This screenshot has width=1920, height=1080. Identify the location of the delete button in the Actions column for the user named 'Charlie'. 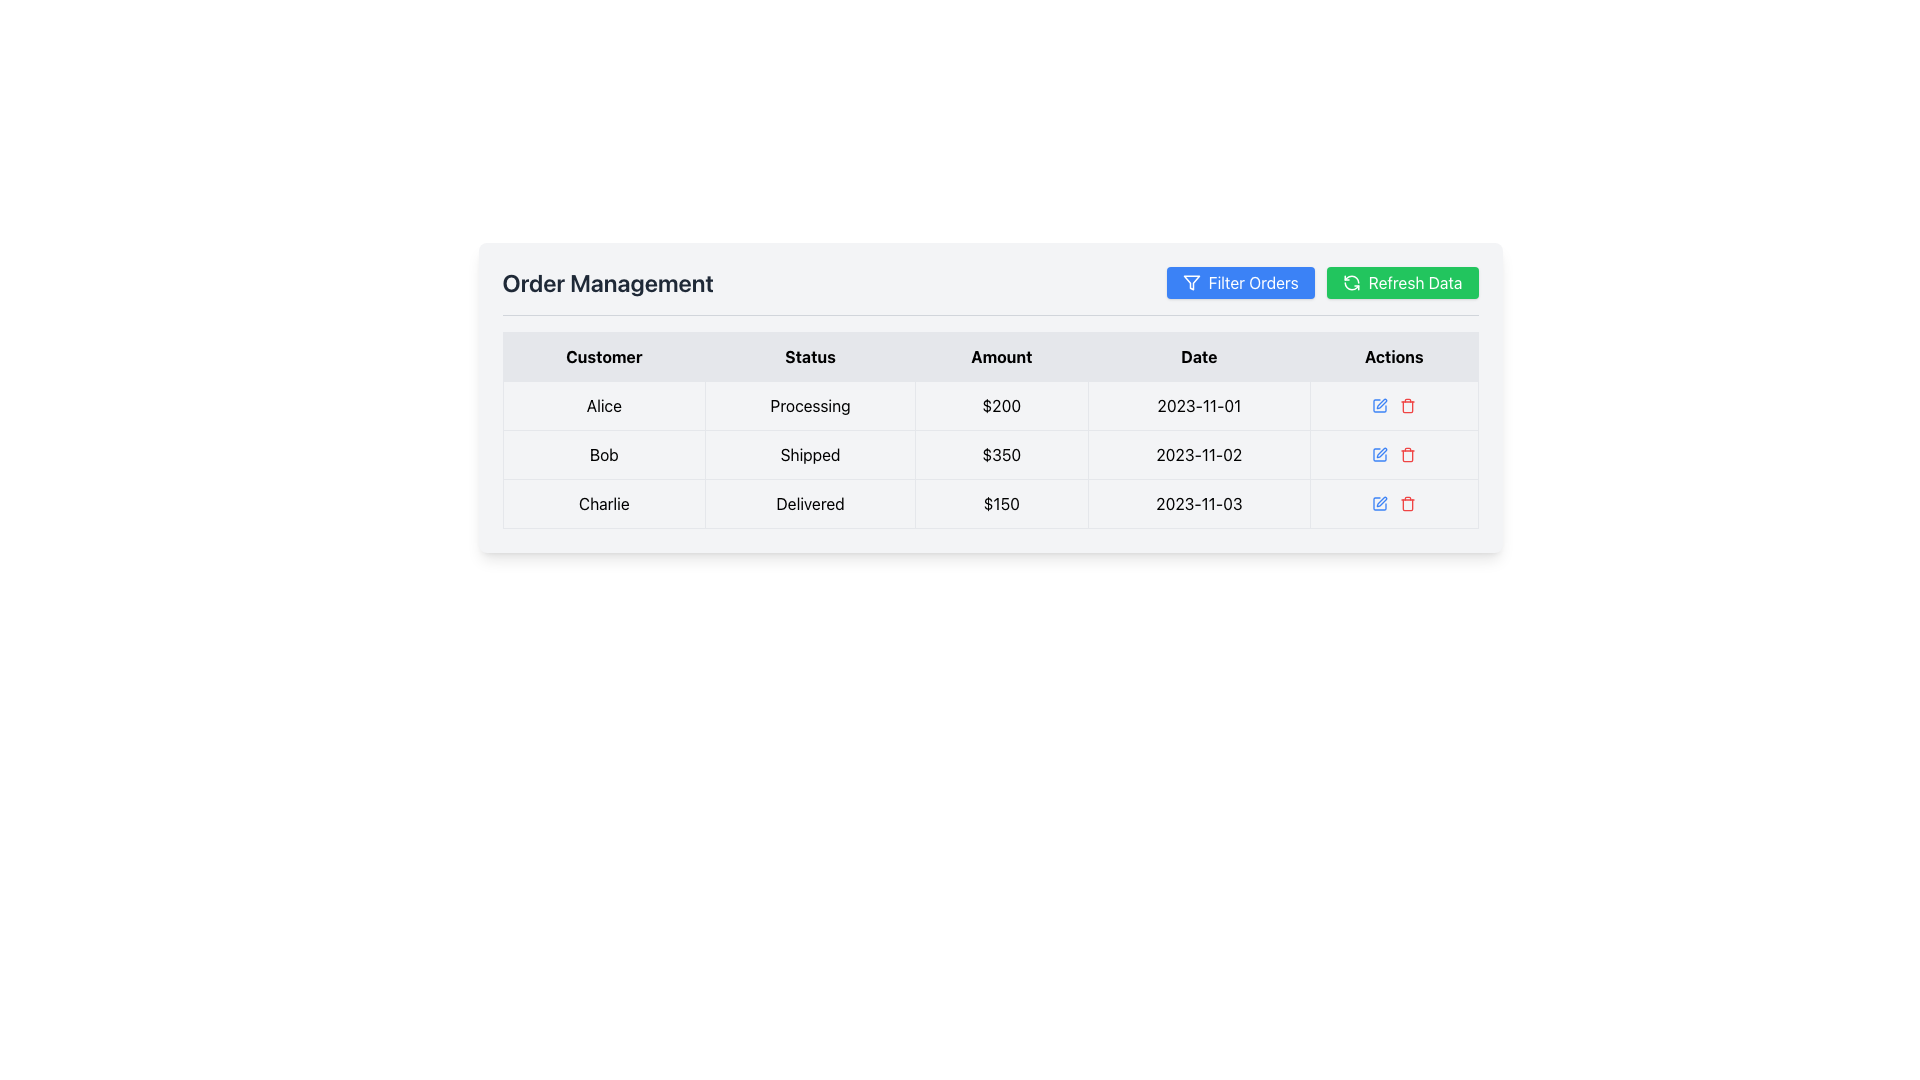
(1407, 503).